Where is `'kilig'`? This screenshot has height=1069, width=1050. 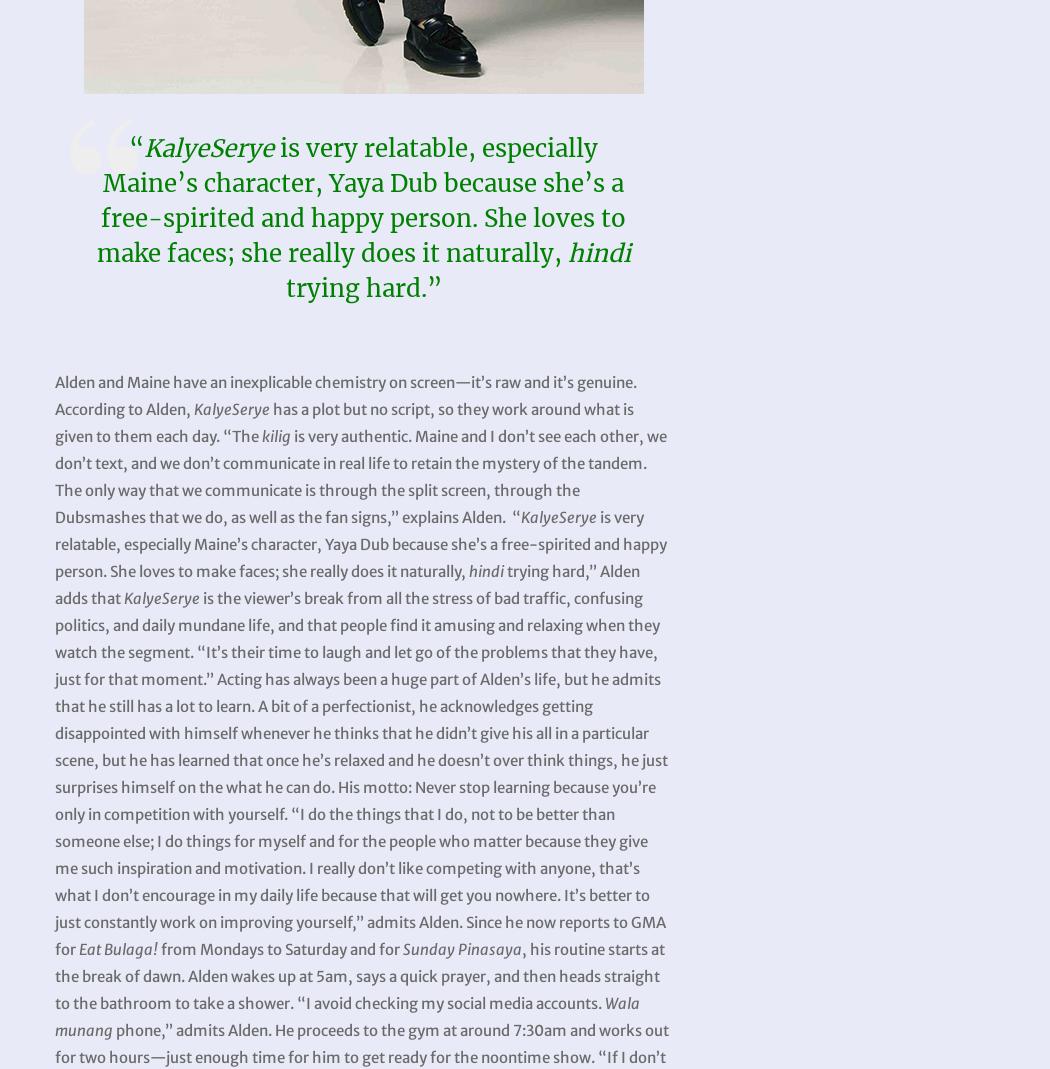
'kilig' is located at coordinates (275, 435).